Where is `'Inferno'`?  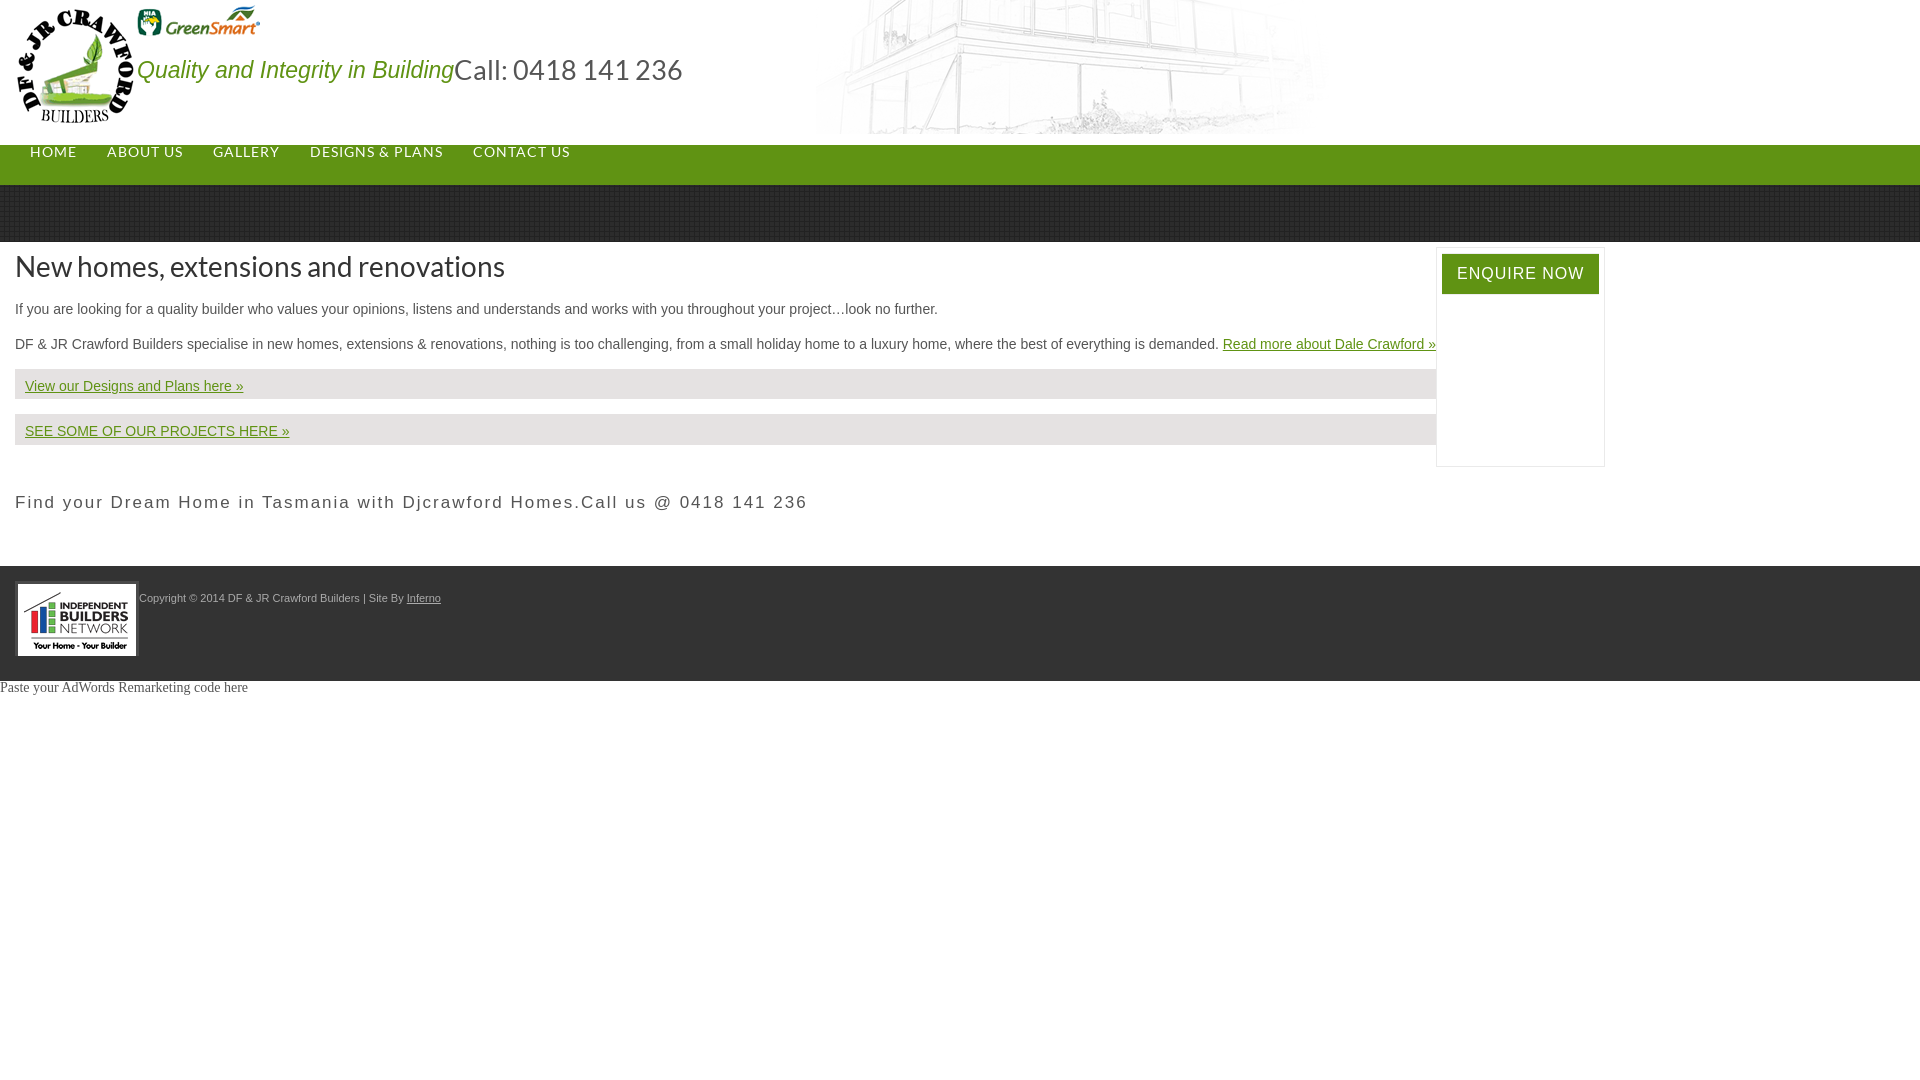 'Inferno' is located at coordinates (422, 596).